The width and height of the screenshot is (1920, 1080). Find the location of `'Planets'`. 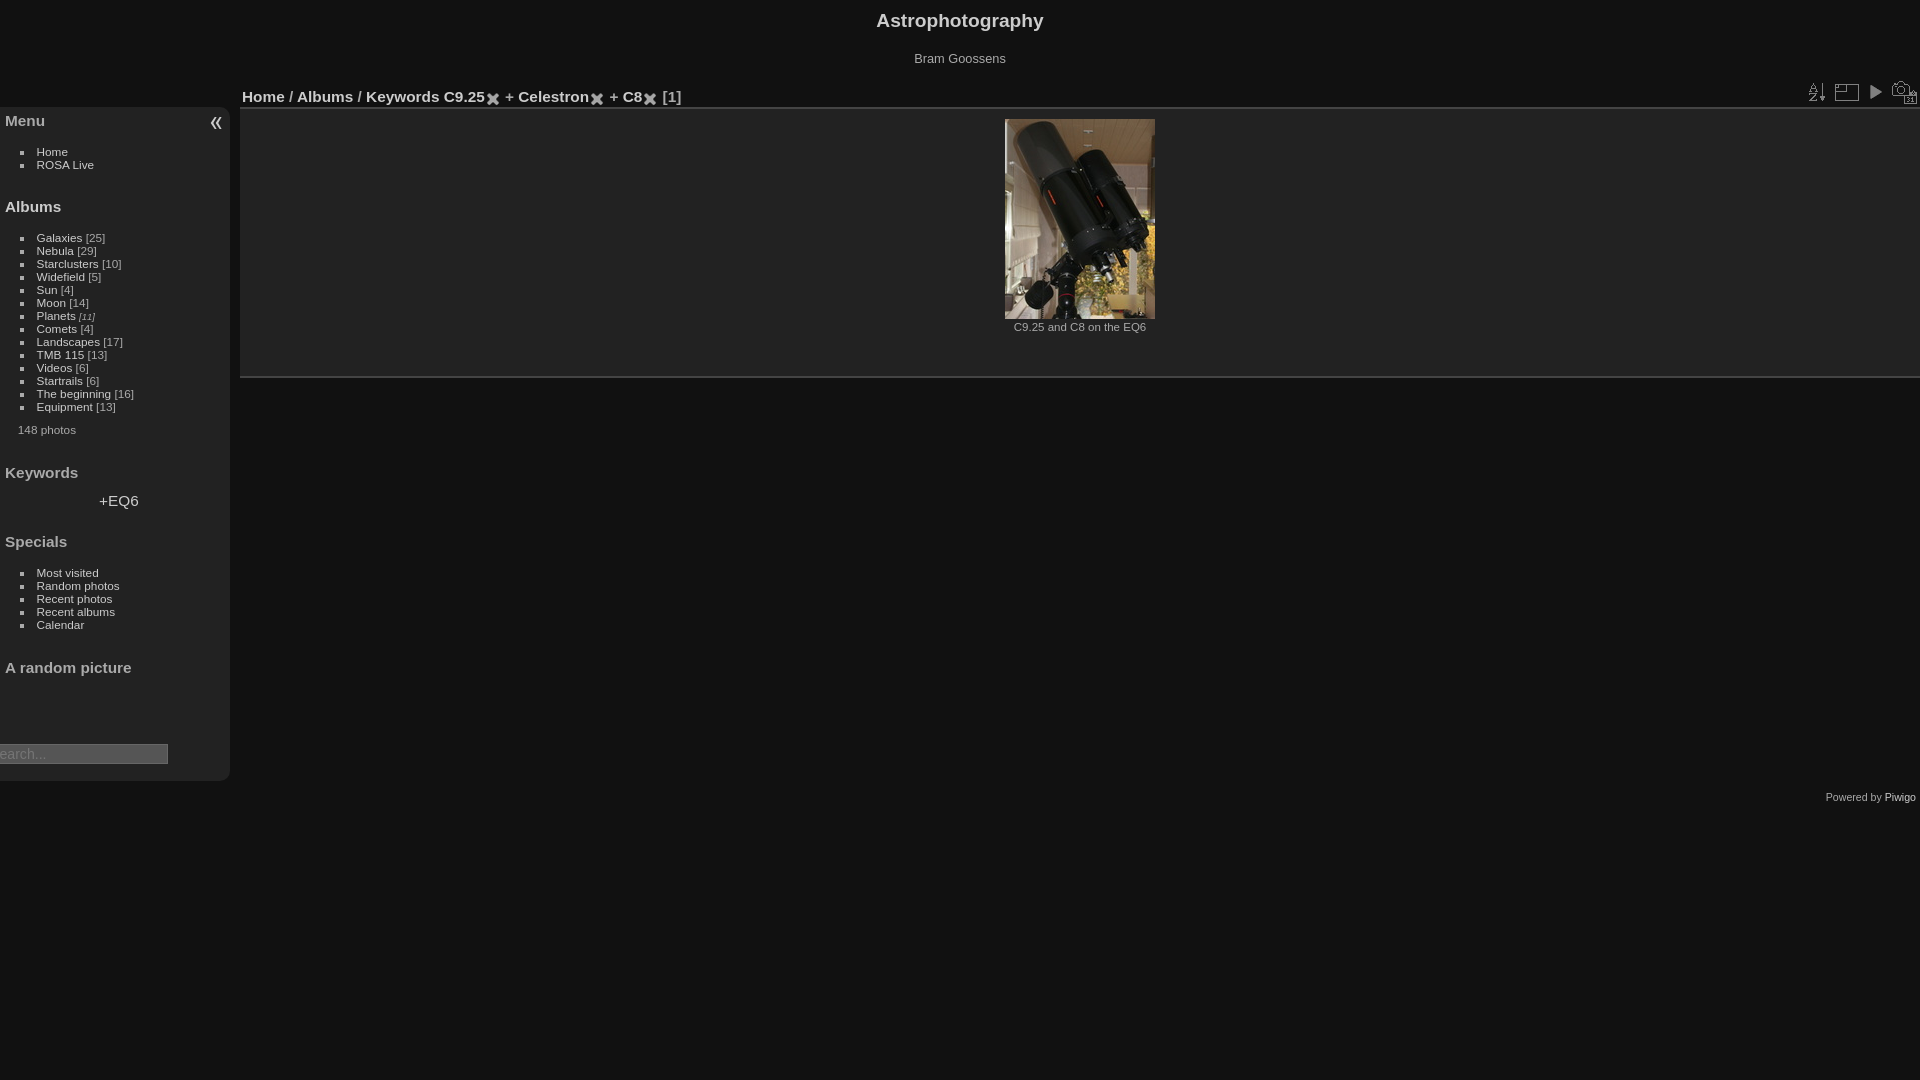

'Planets' is located at coordinates (56, 315).